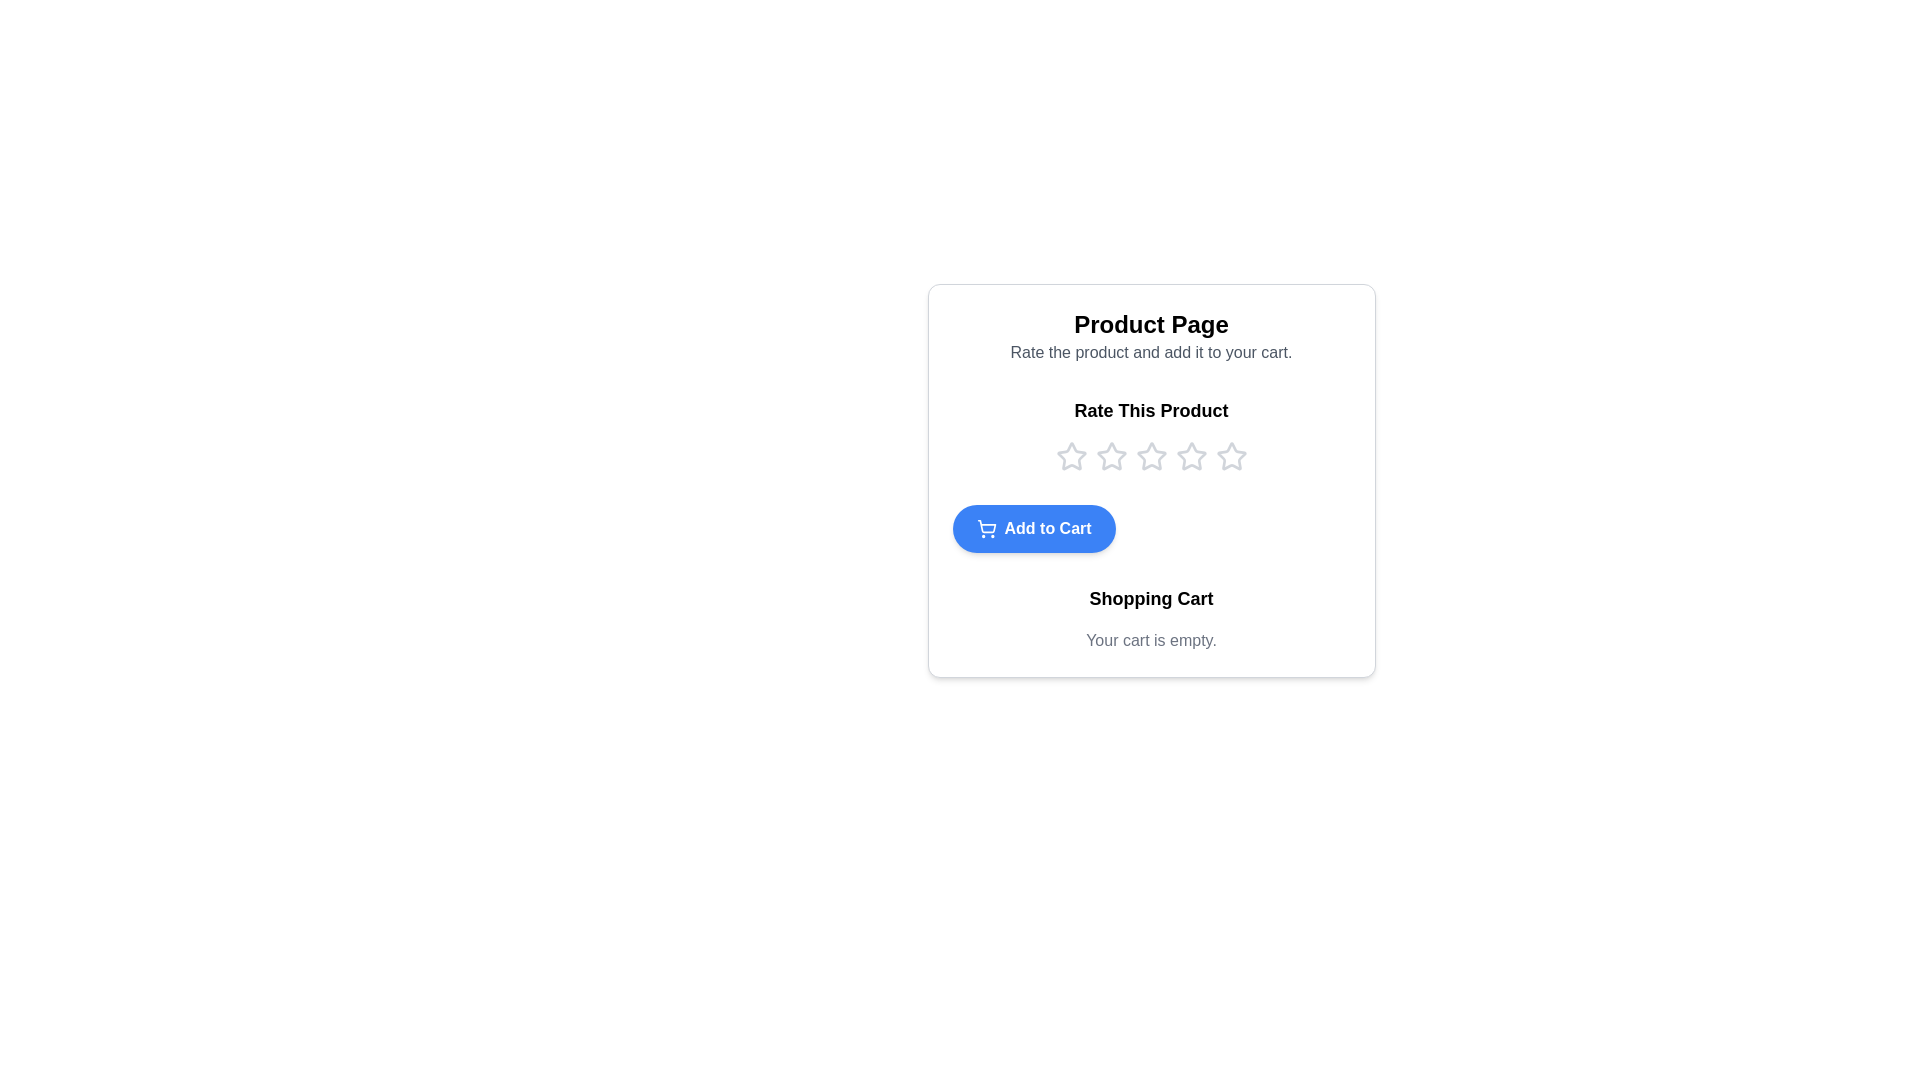 Image resolution: width=1920 pixels, height=1080 pixels. Describe the element at coordinates (986, 525) in the screenshot. I see `the shopping cart icon, which is part of the 'Add to Cart' button located below the rating stars in the product description section` at that location.